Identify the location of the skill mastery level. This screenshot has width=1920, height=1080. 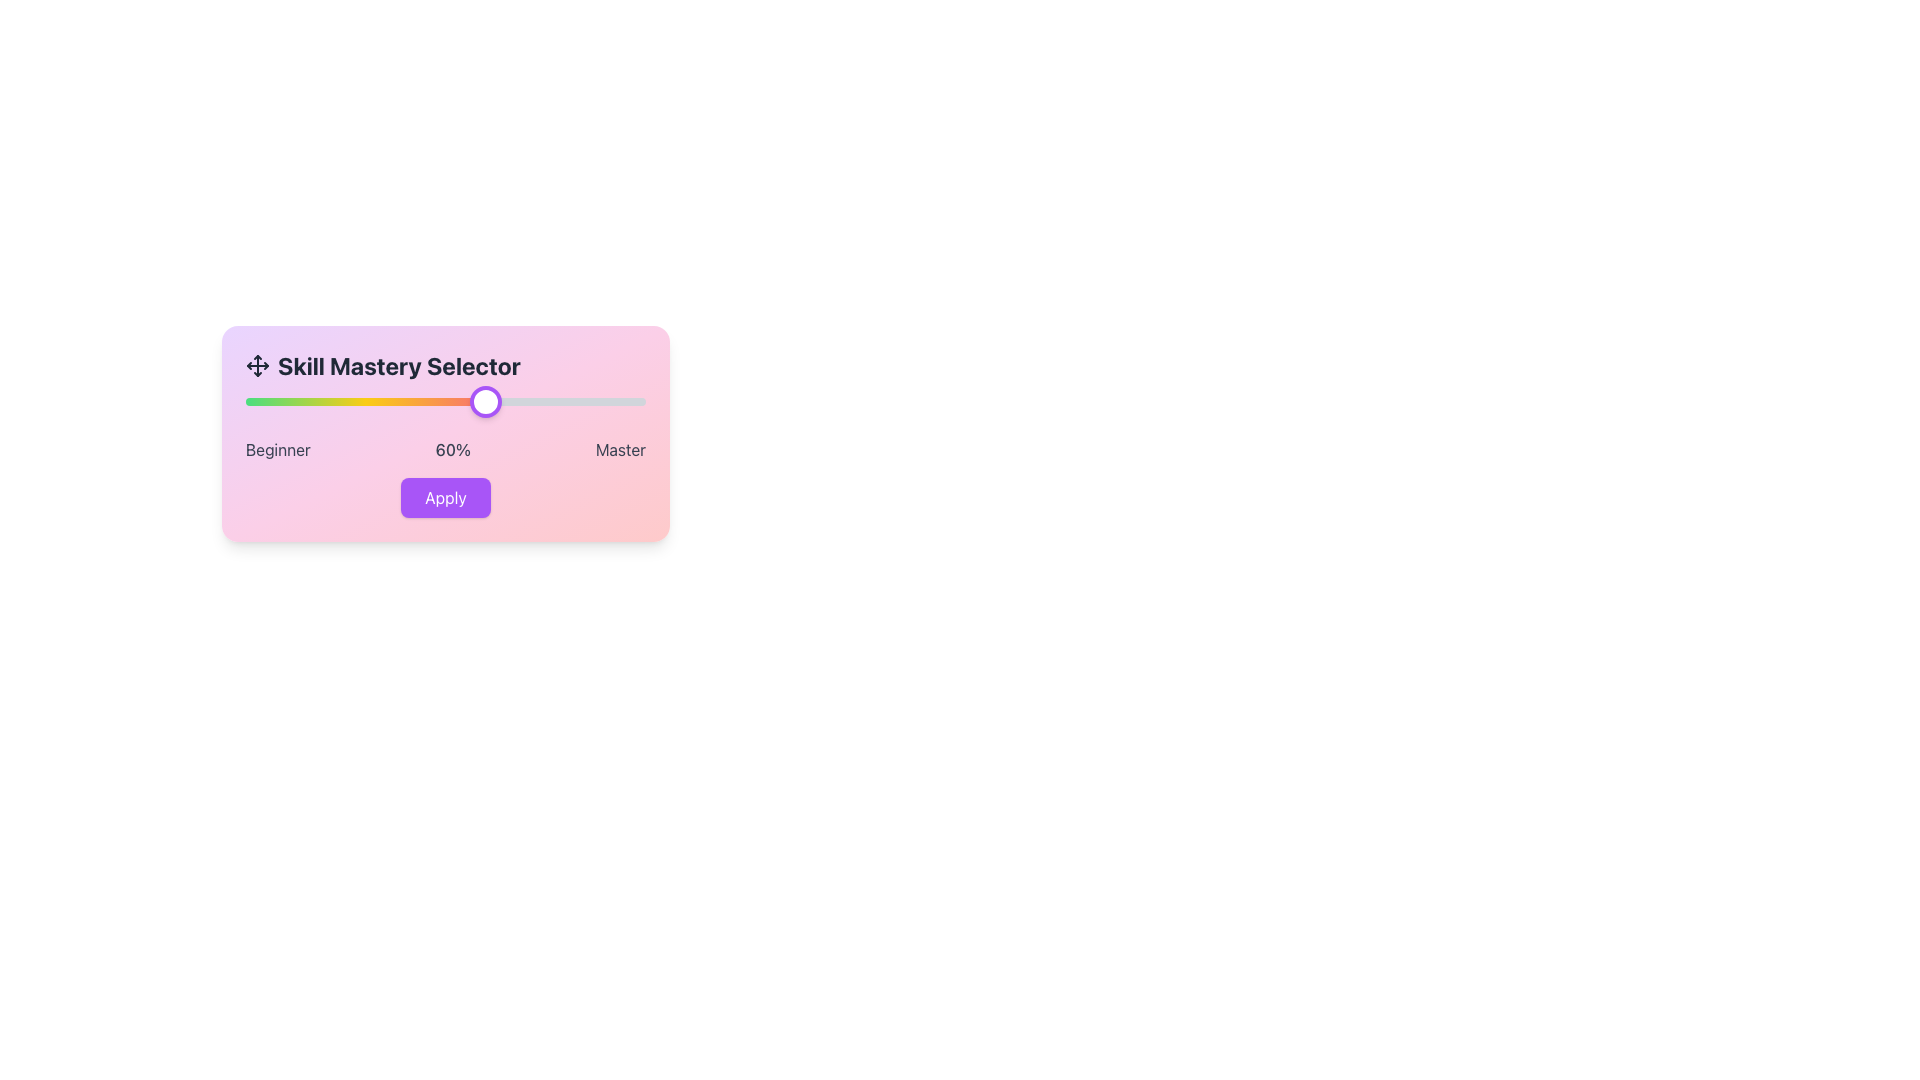
(464, 401).